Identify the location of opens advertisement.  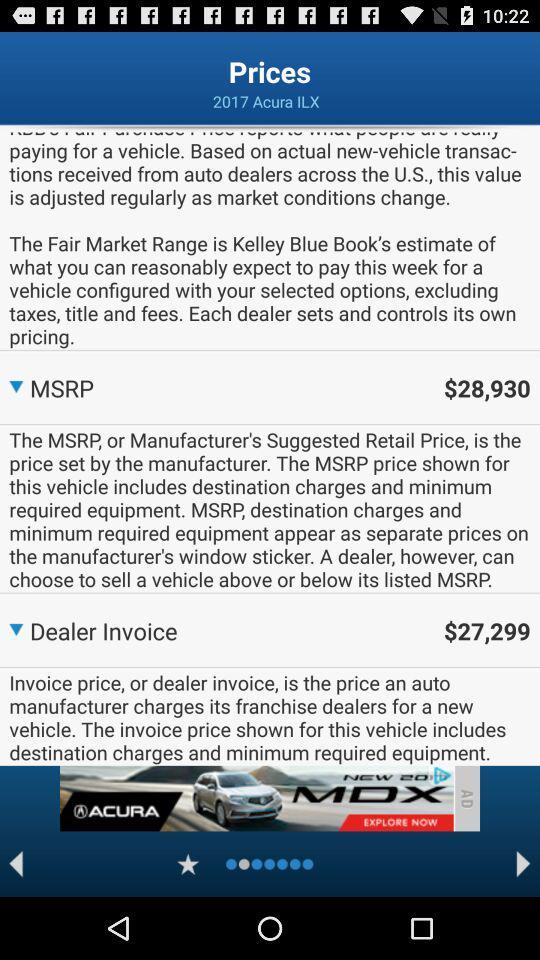
(256, 798).